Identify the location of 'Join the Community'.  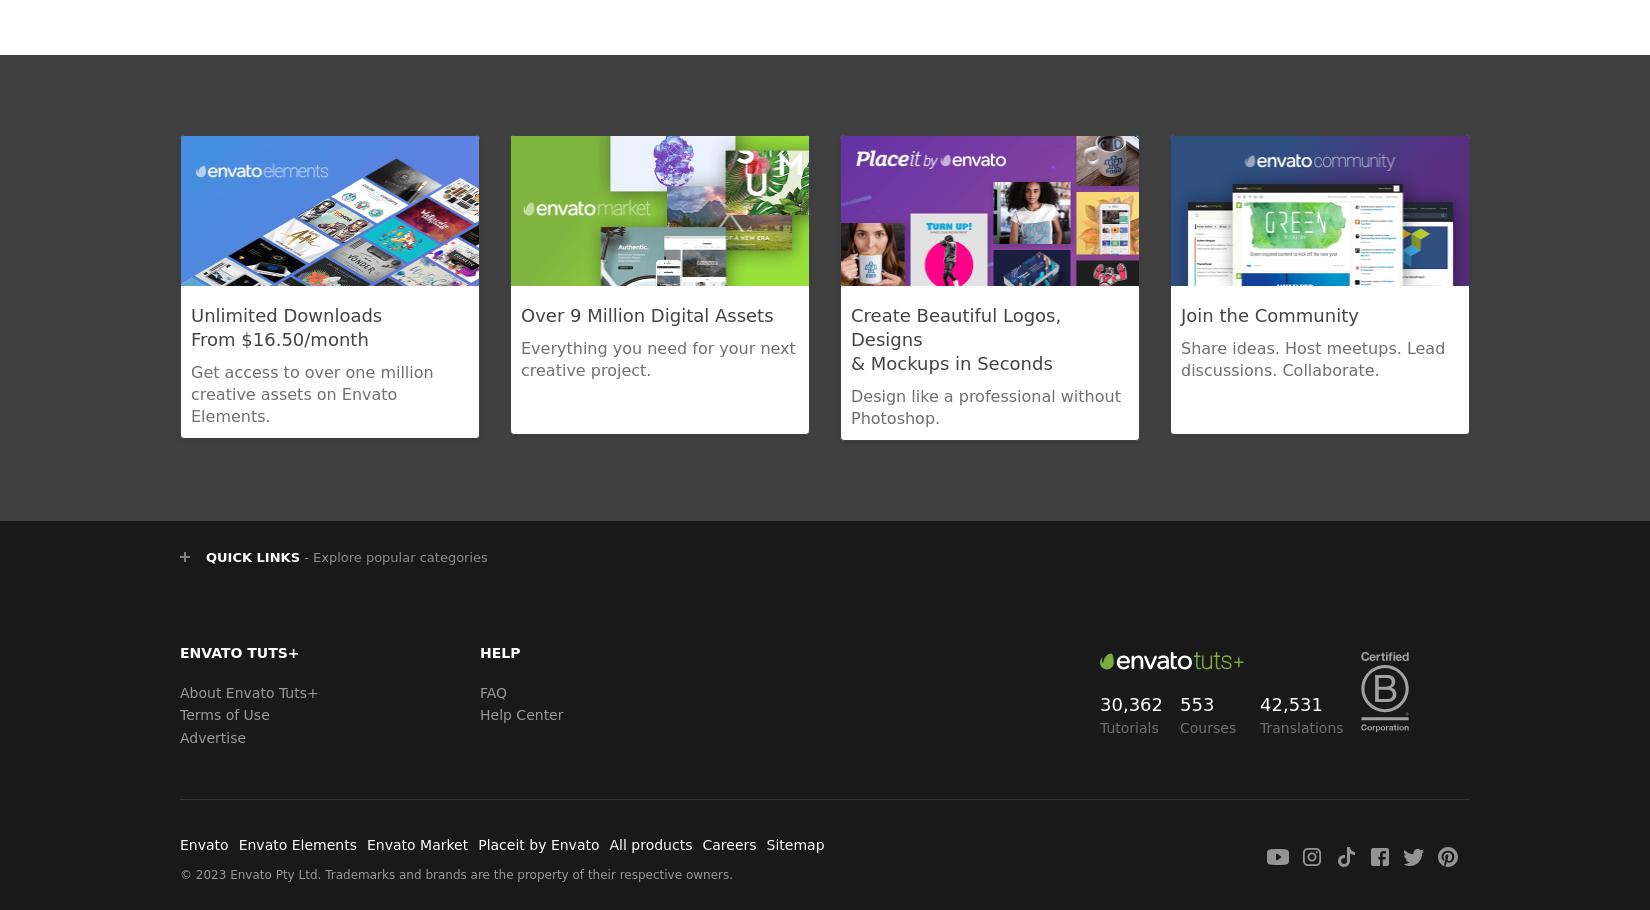
(1268, 315).